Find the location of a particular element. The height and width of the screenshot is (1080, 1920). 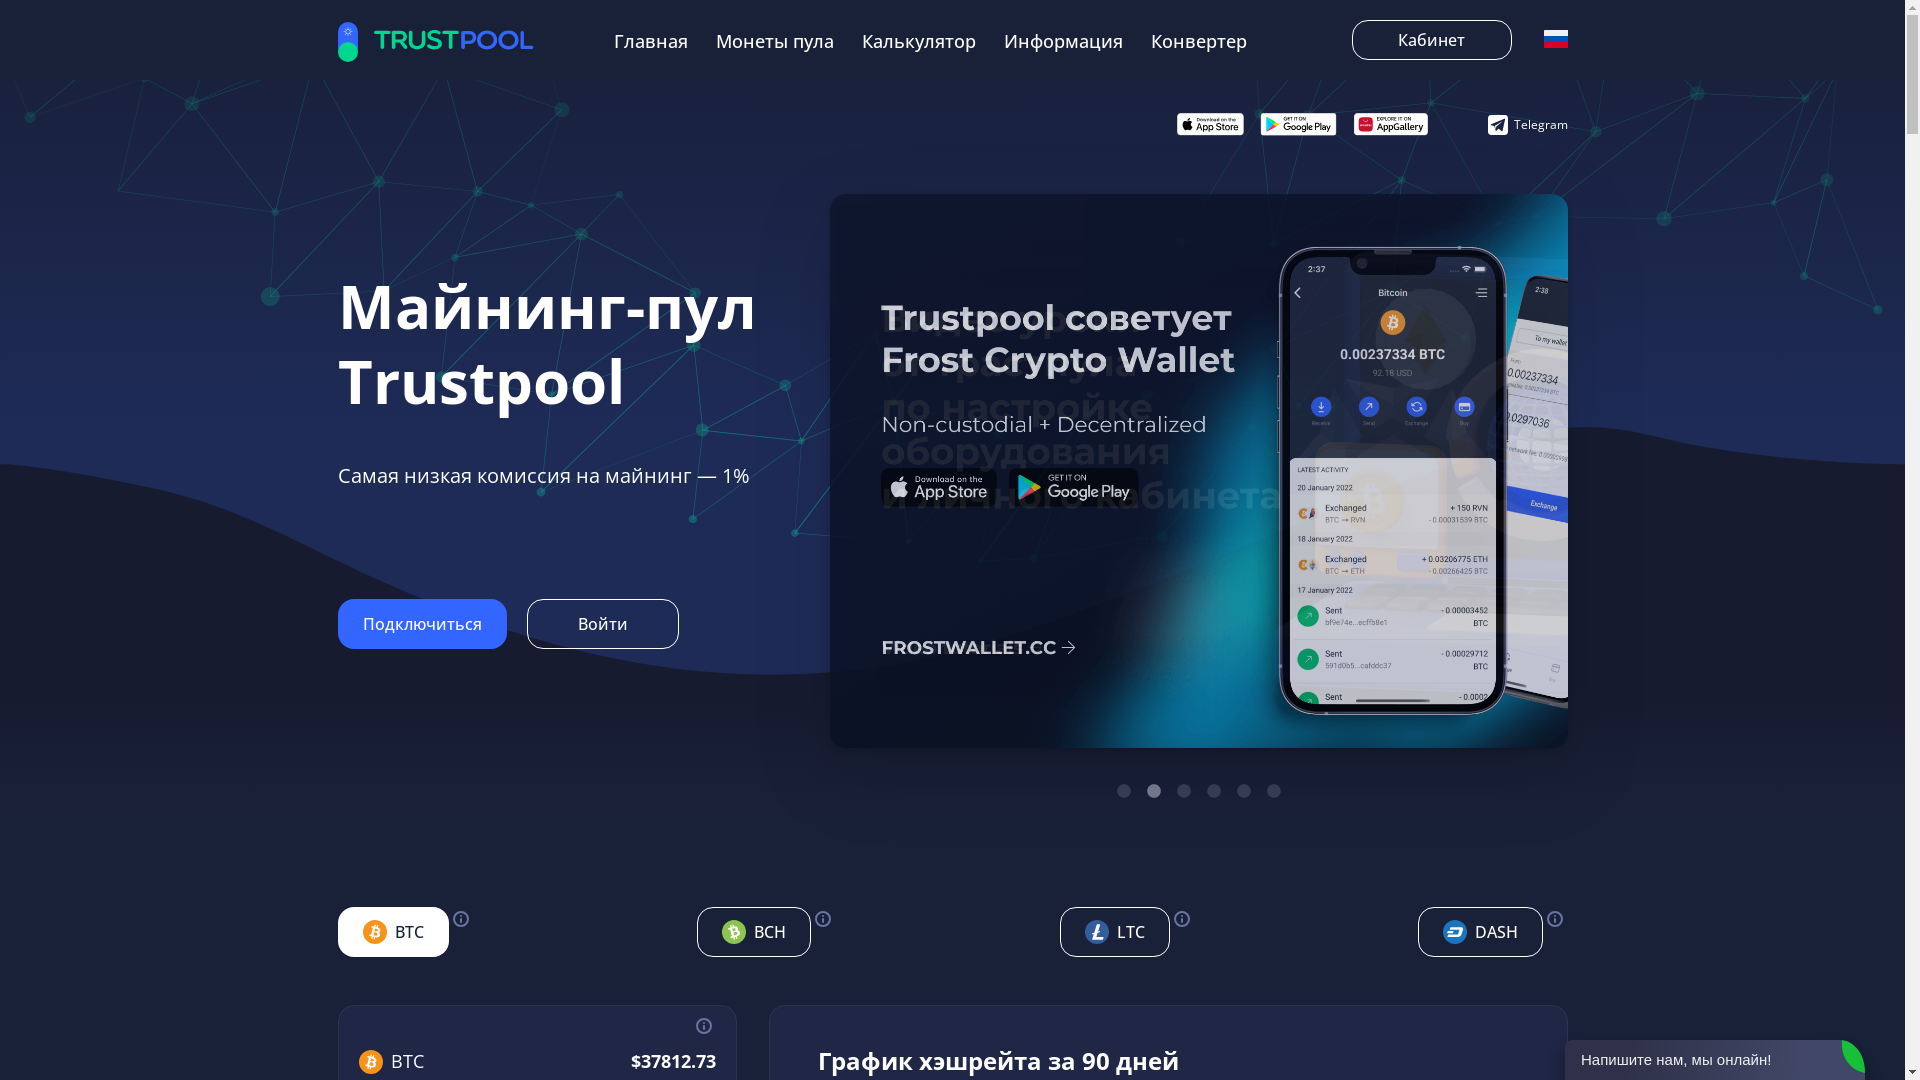

'LTC' is located at coordinates (1113, 930).